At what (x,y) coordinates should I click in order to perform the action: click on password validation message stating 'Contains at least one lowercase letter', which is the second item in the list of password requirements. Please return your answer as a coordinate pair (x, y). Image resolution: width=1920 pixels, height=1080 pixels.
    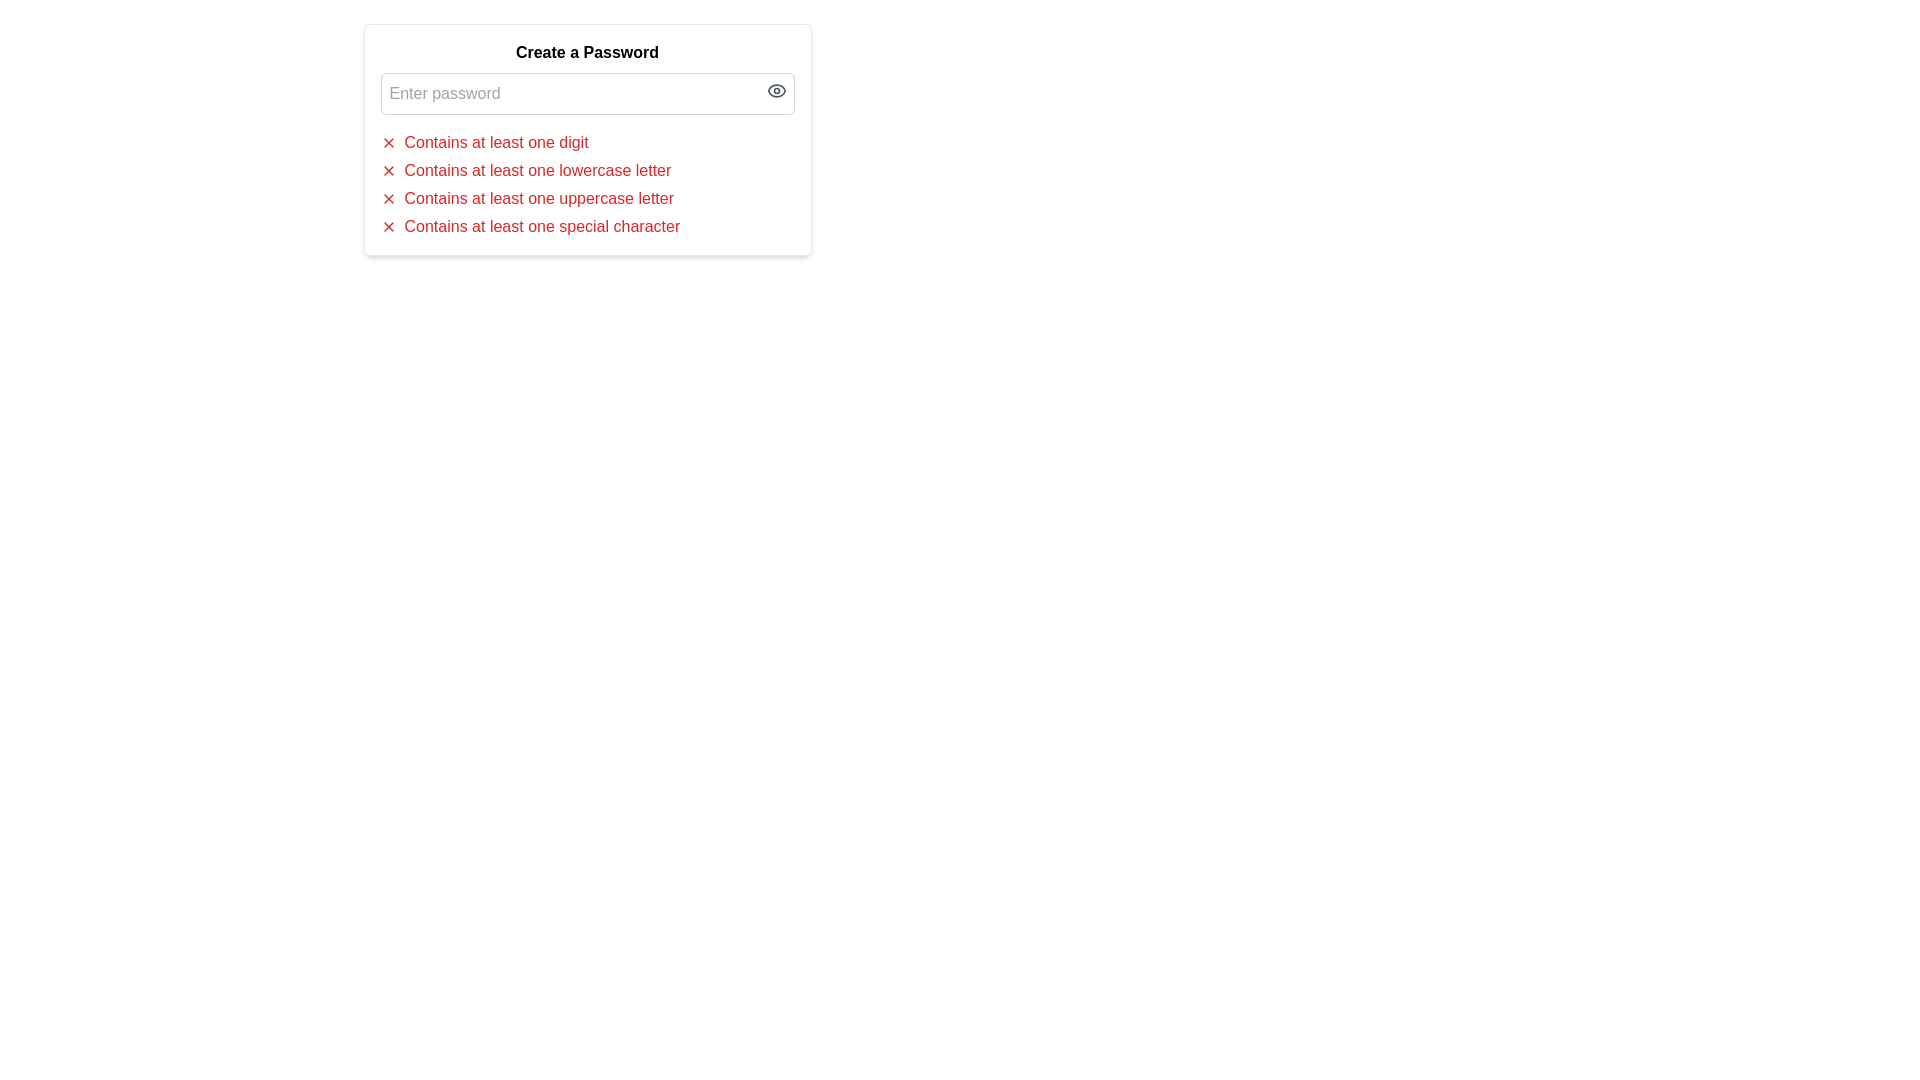
    Looking at the image, I should click on (586, 169).